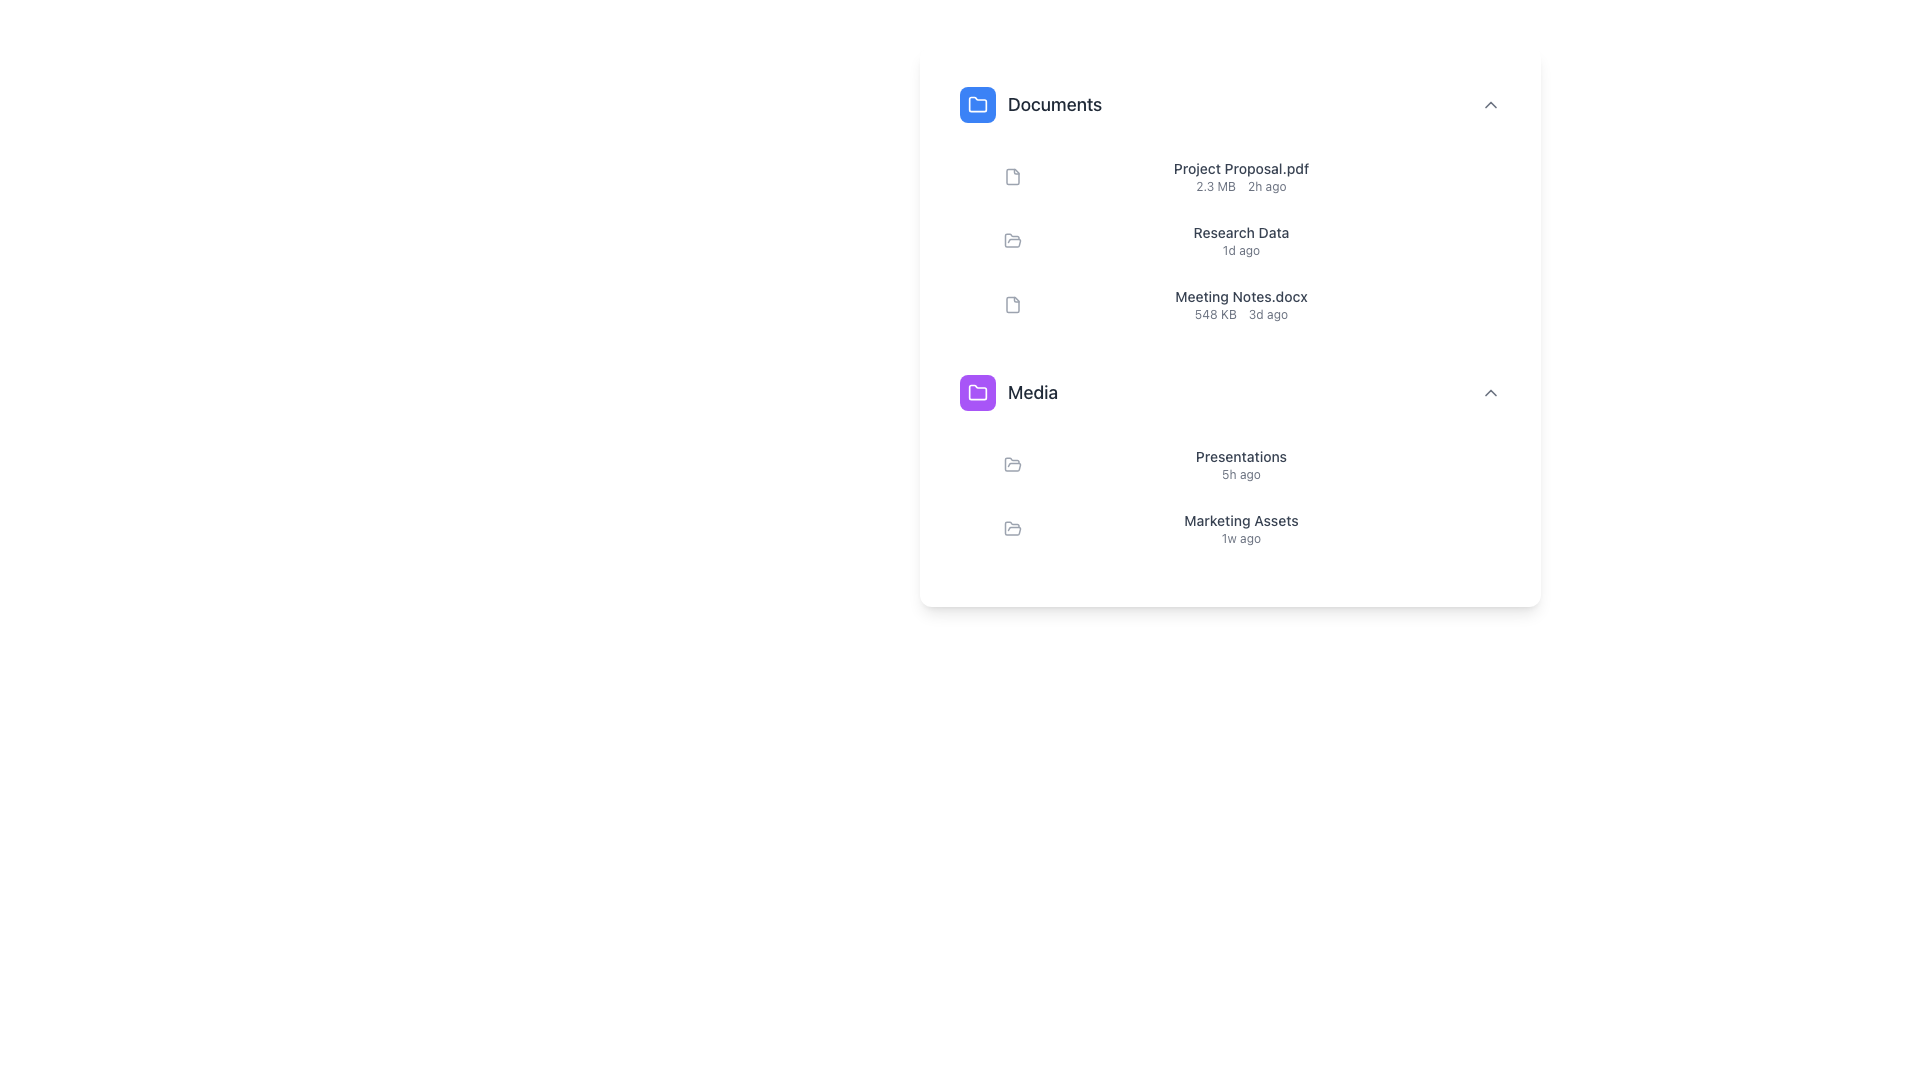 The height and width of the screenshot is (1080, 1920). Describe the element at coordinates (1012, 304) in the screenshot. I see `the document file icon for 'Meeting Notes.docx' located in the 'Documents' section, positioned at the far left side of the file listing` at that location.